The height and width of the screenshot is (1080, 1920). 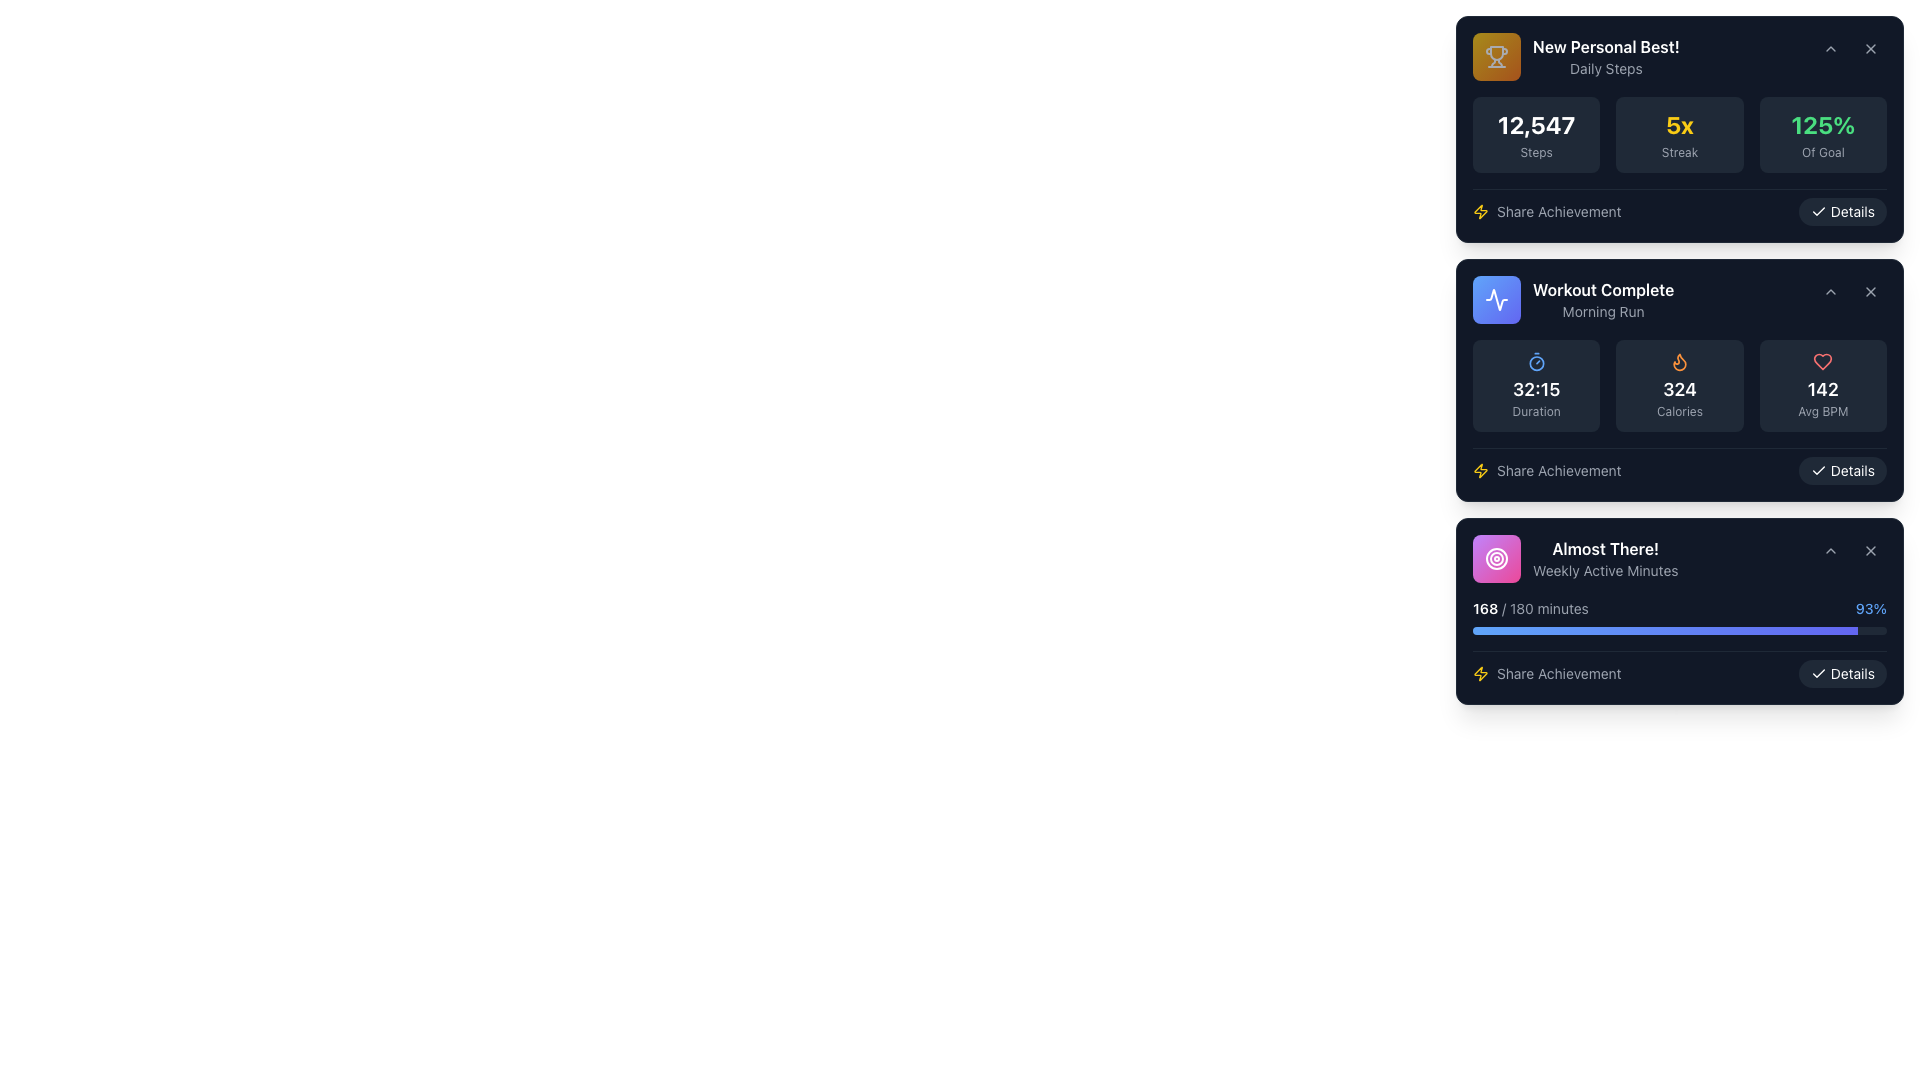 I want to click on the 'View Details' button located in the 'Share Achievement' section of the 'New Personal Best!' card, so click(x=1841, y=212).